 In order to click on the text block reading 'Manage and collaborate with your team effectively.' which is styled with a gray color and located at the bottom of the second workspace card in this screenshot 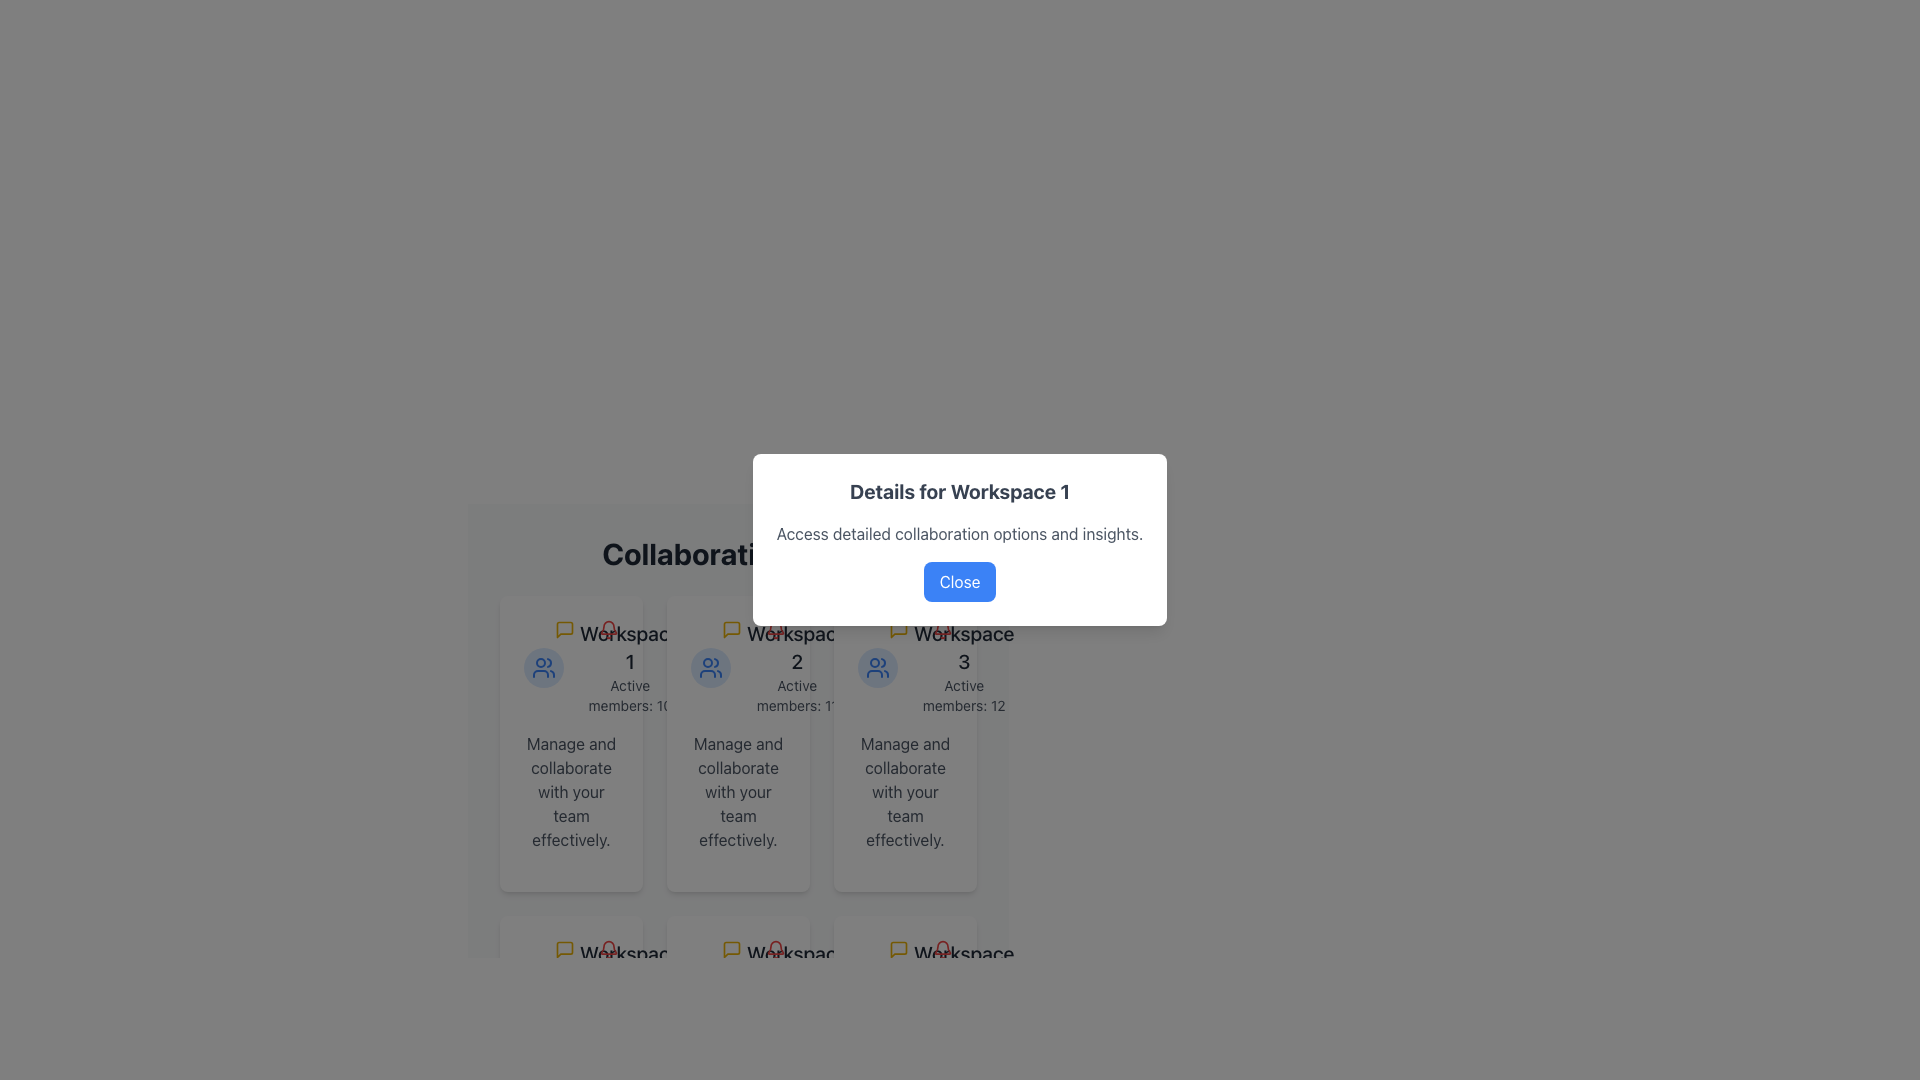, I will do `click(737, 790)`.